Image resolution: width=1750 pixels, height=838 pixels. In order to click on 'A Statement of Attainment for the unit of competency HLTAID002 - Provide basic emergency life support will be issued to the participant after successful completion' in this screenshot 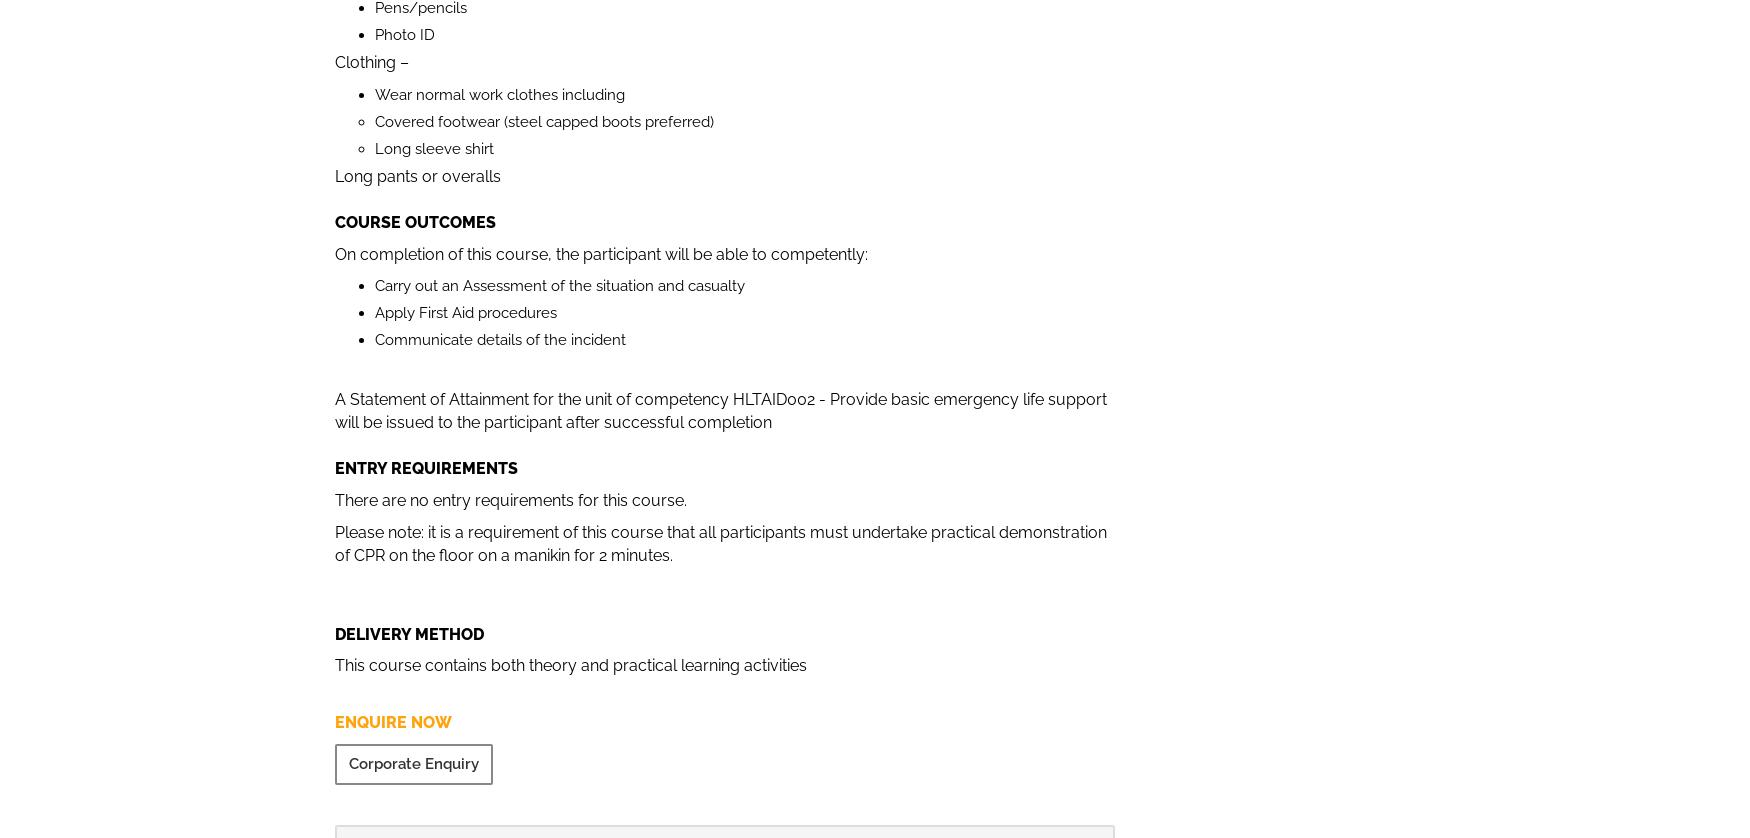, I will do `click(721, 409)`.